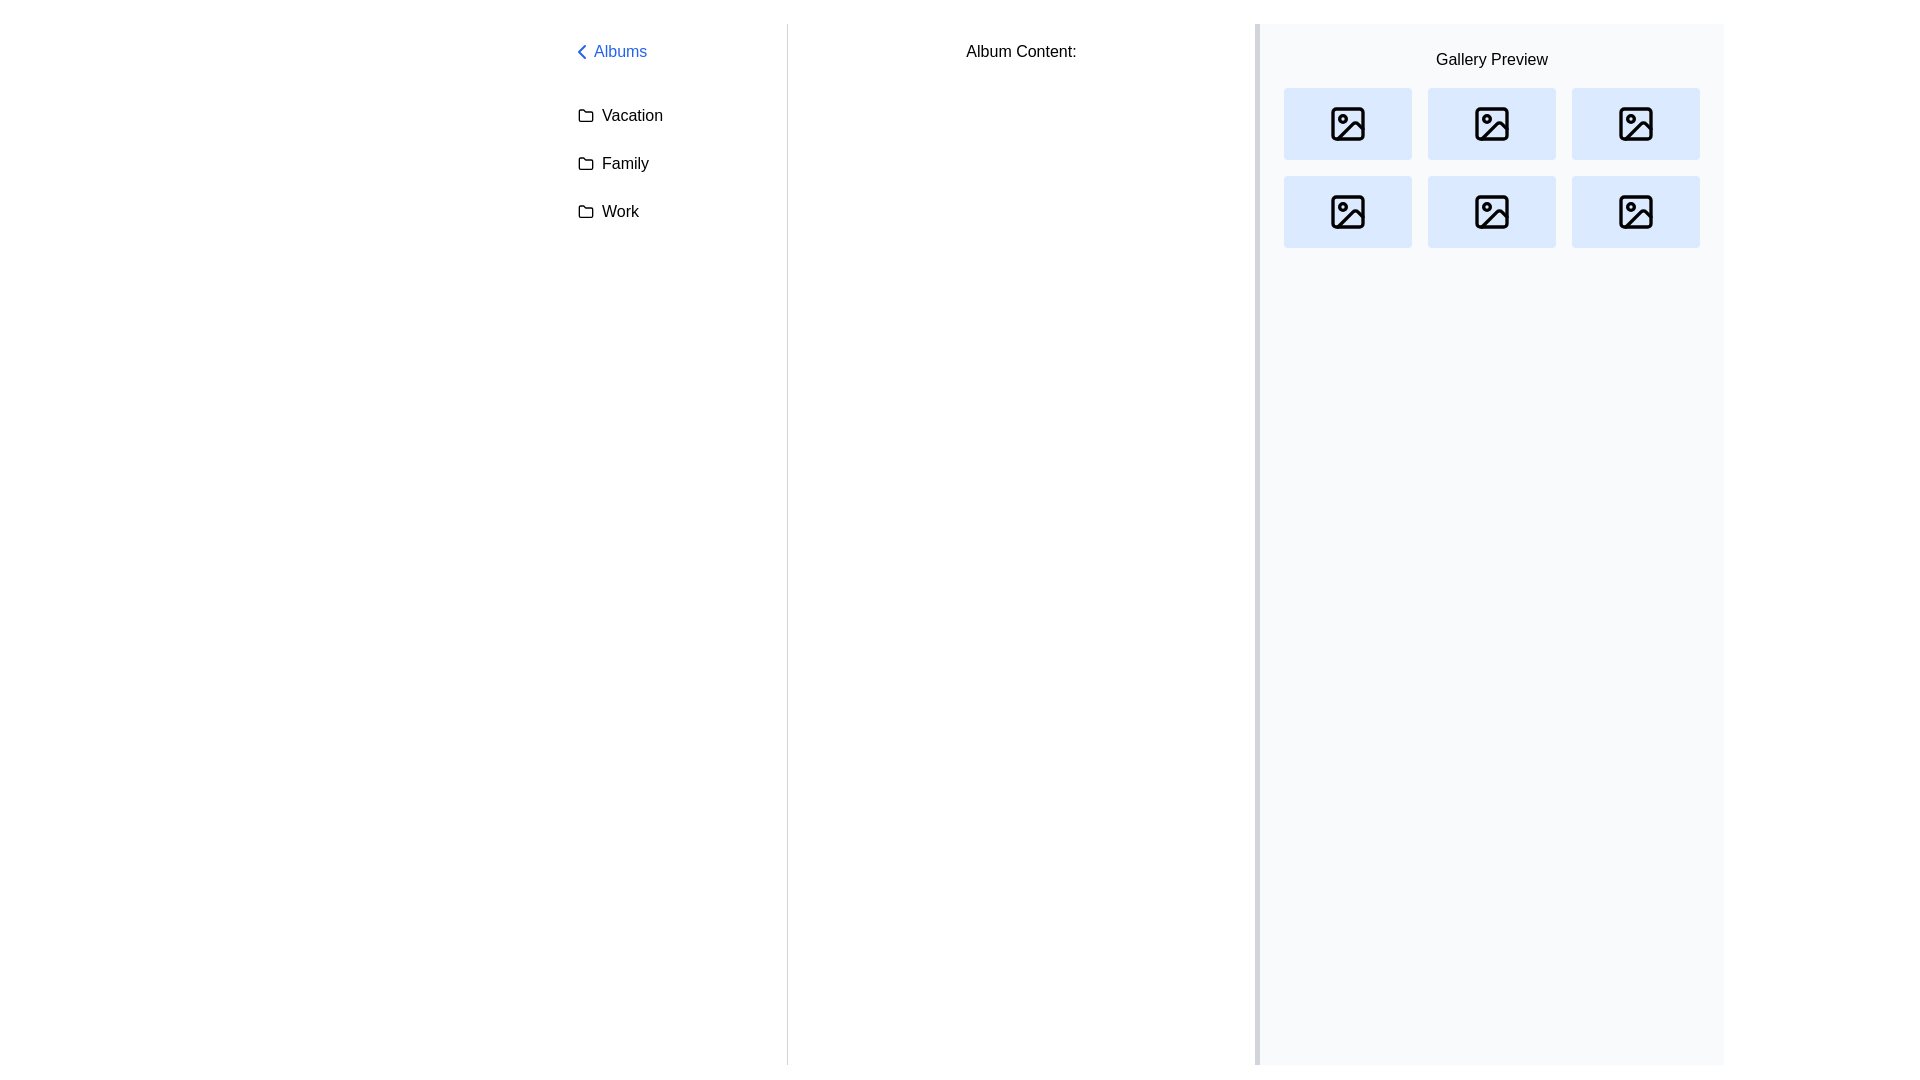  What do you see at coordinates (1492, 123) in the screenshot?
I see `on the Image Preview Placeholder located in the second column of the first row in the Gallery Preview section` at bounding box center [1492, 123].